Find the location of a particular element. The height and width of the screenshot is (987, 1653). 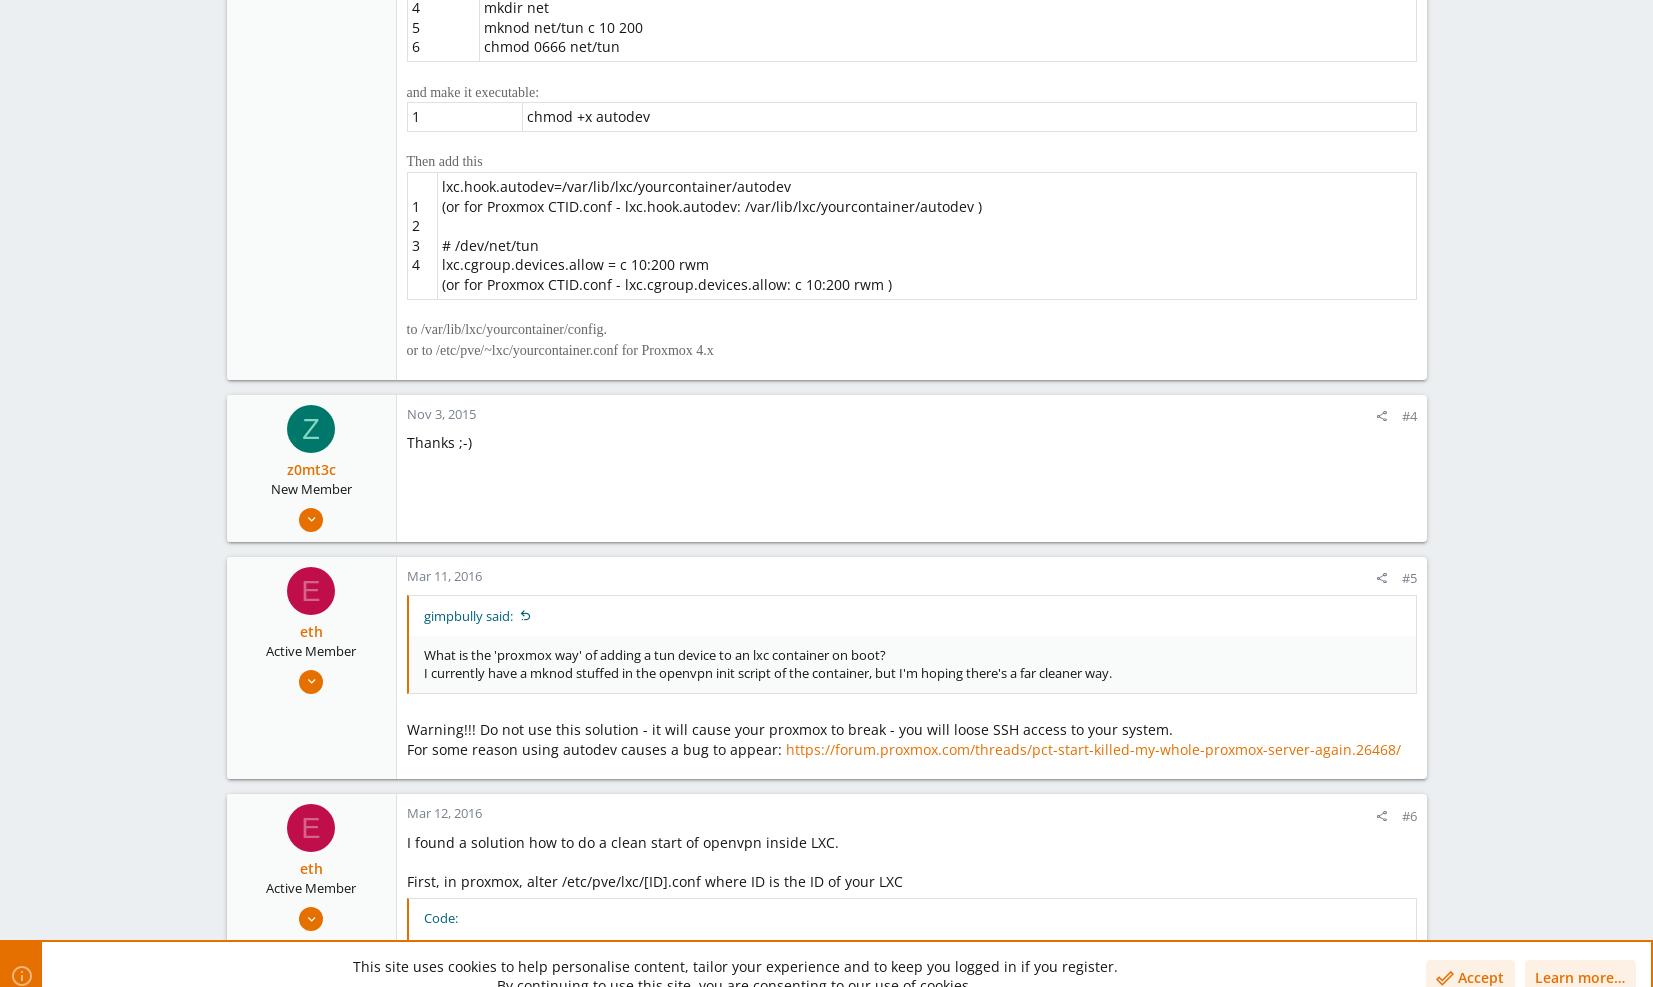

'chmod +x autodev' is located at coordinates (586, 116).